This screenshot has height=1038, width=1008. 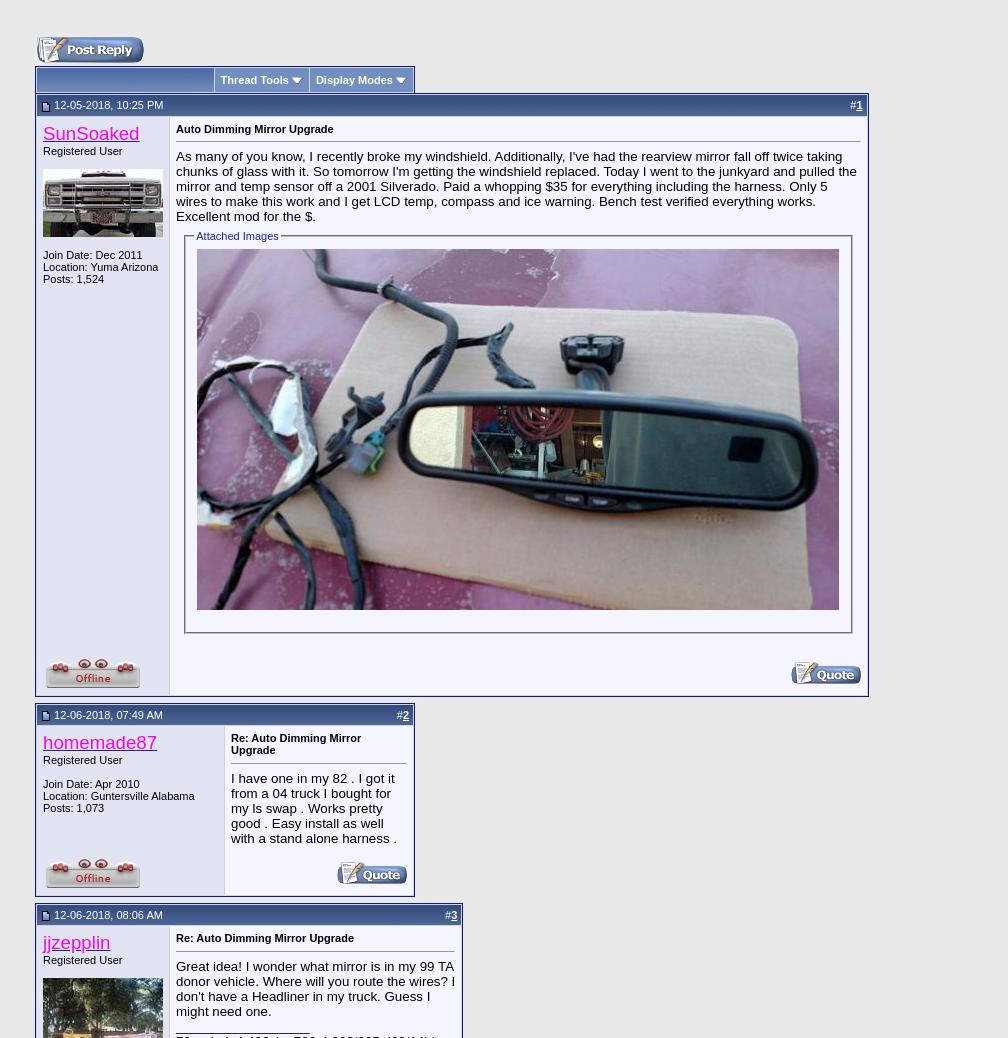 What do you see at coordinates (195, 235) in the screenshot?
I see `'Attached Images'` at bounding box center [195, 235].